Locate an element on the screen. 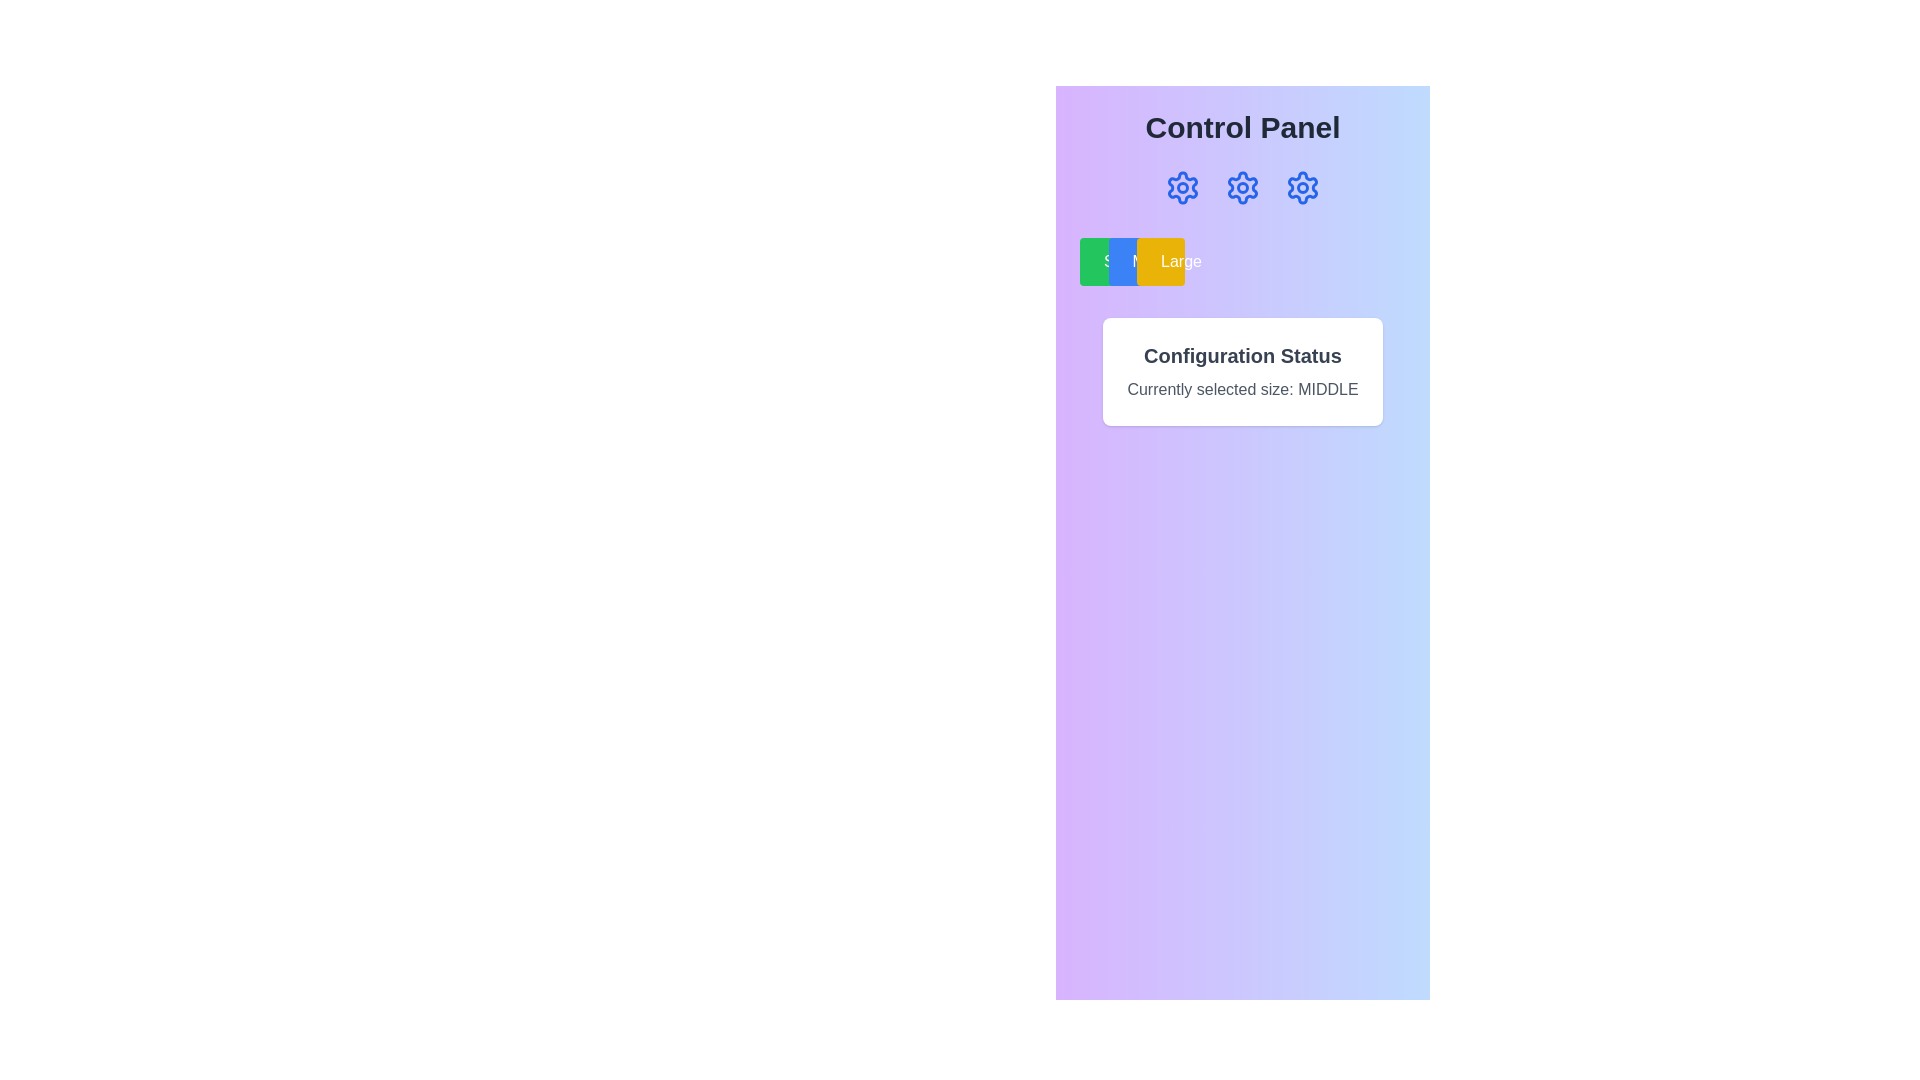 This screenshot has width=1920, height=1080. the middle gear/settings icon located just below the 'Control Panel' title is located at coordinates (1242, 188).